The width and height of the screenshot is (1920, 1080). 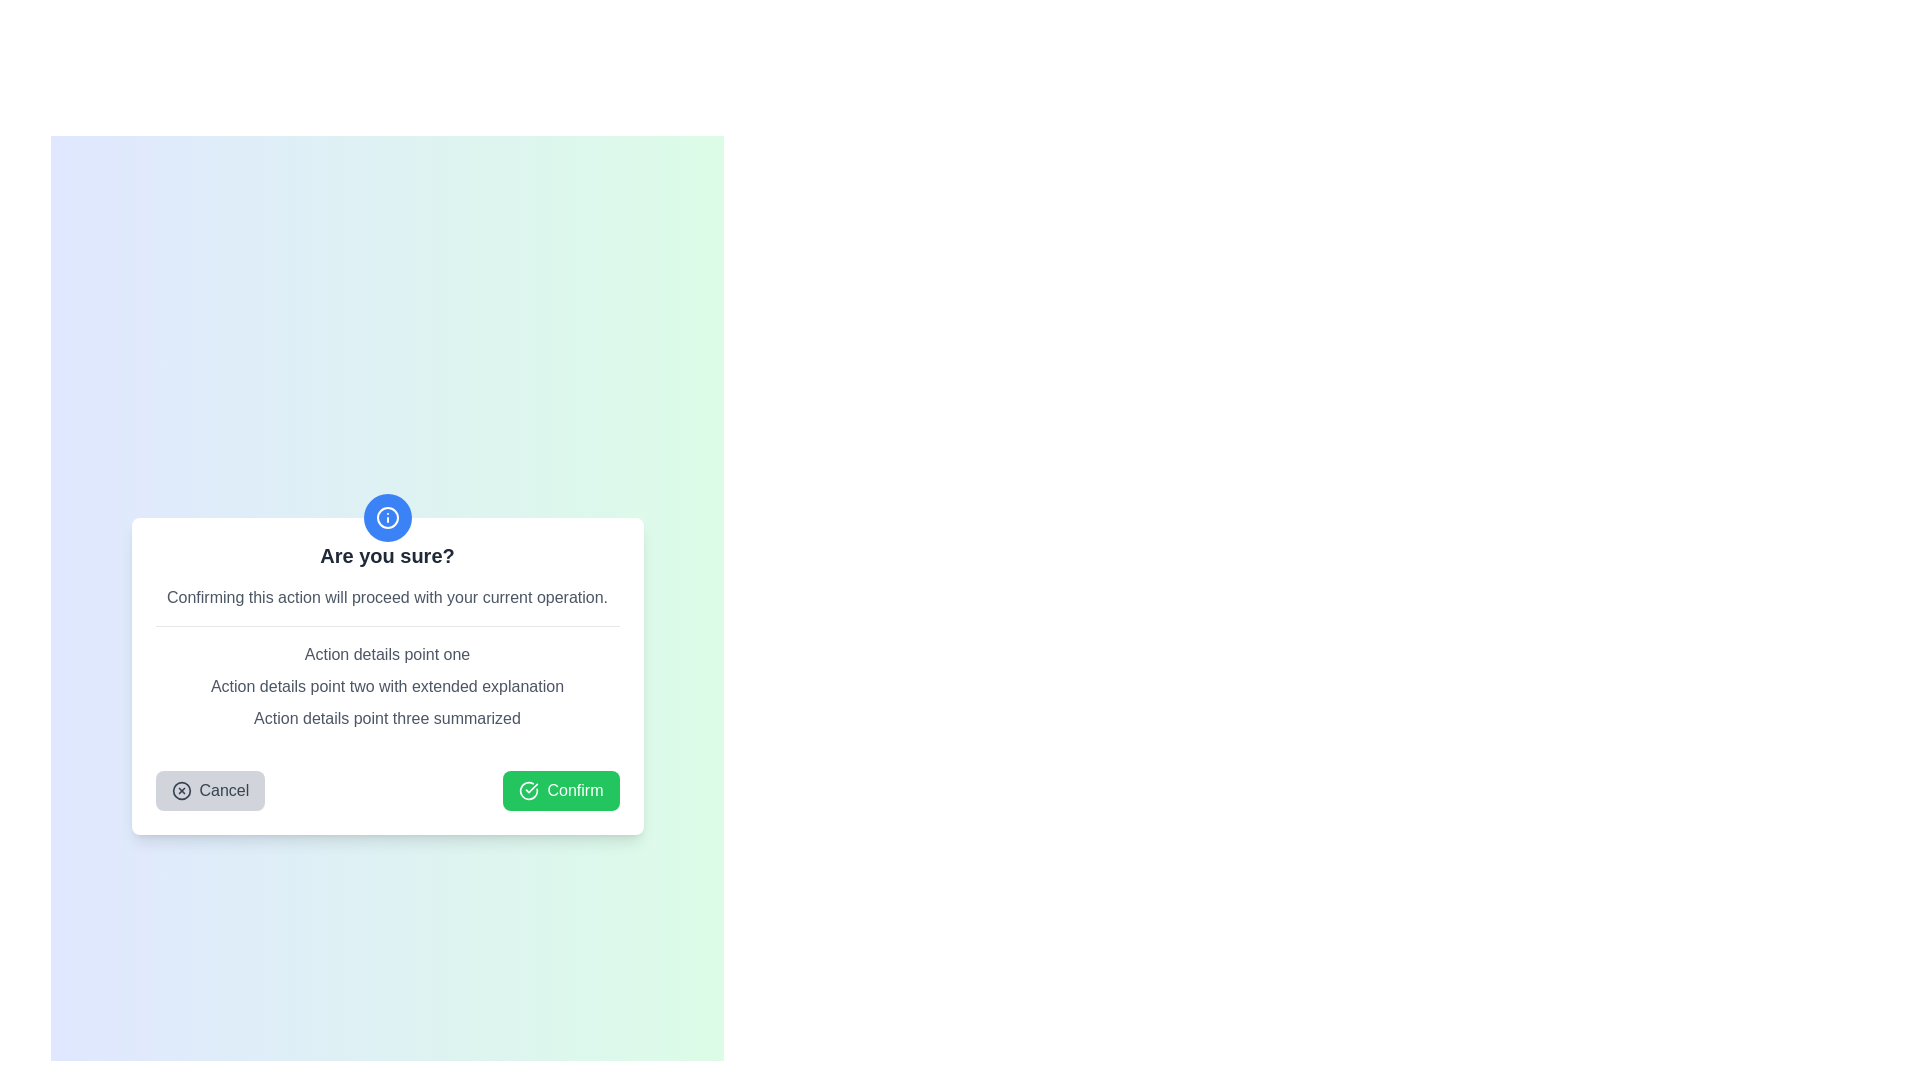 I want to click on the green 'Confirm' button with white text and a check mark icon to confirm the action, so click(x=560, y=789).